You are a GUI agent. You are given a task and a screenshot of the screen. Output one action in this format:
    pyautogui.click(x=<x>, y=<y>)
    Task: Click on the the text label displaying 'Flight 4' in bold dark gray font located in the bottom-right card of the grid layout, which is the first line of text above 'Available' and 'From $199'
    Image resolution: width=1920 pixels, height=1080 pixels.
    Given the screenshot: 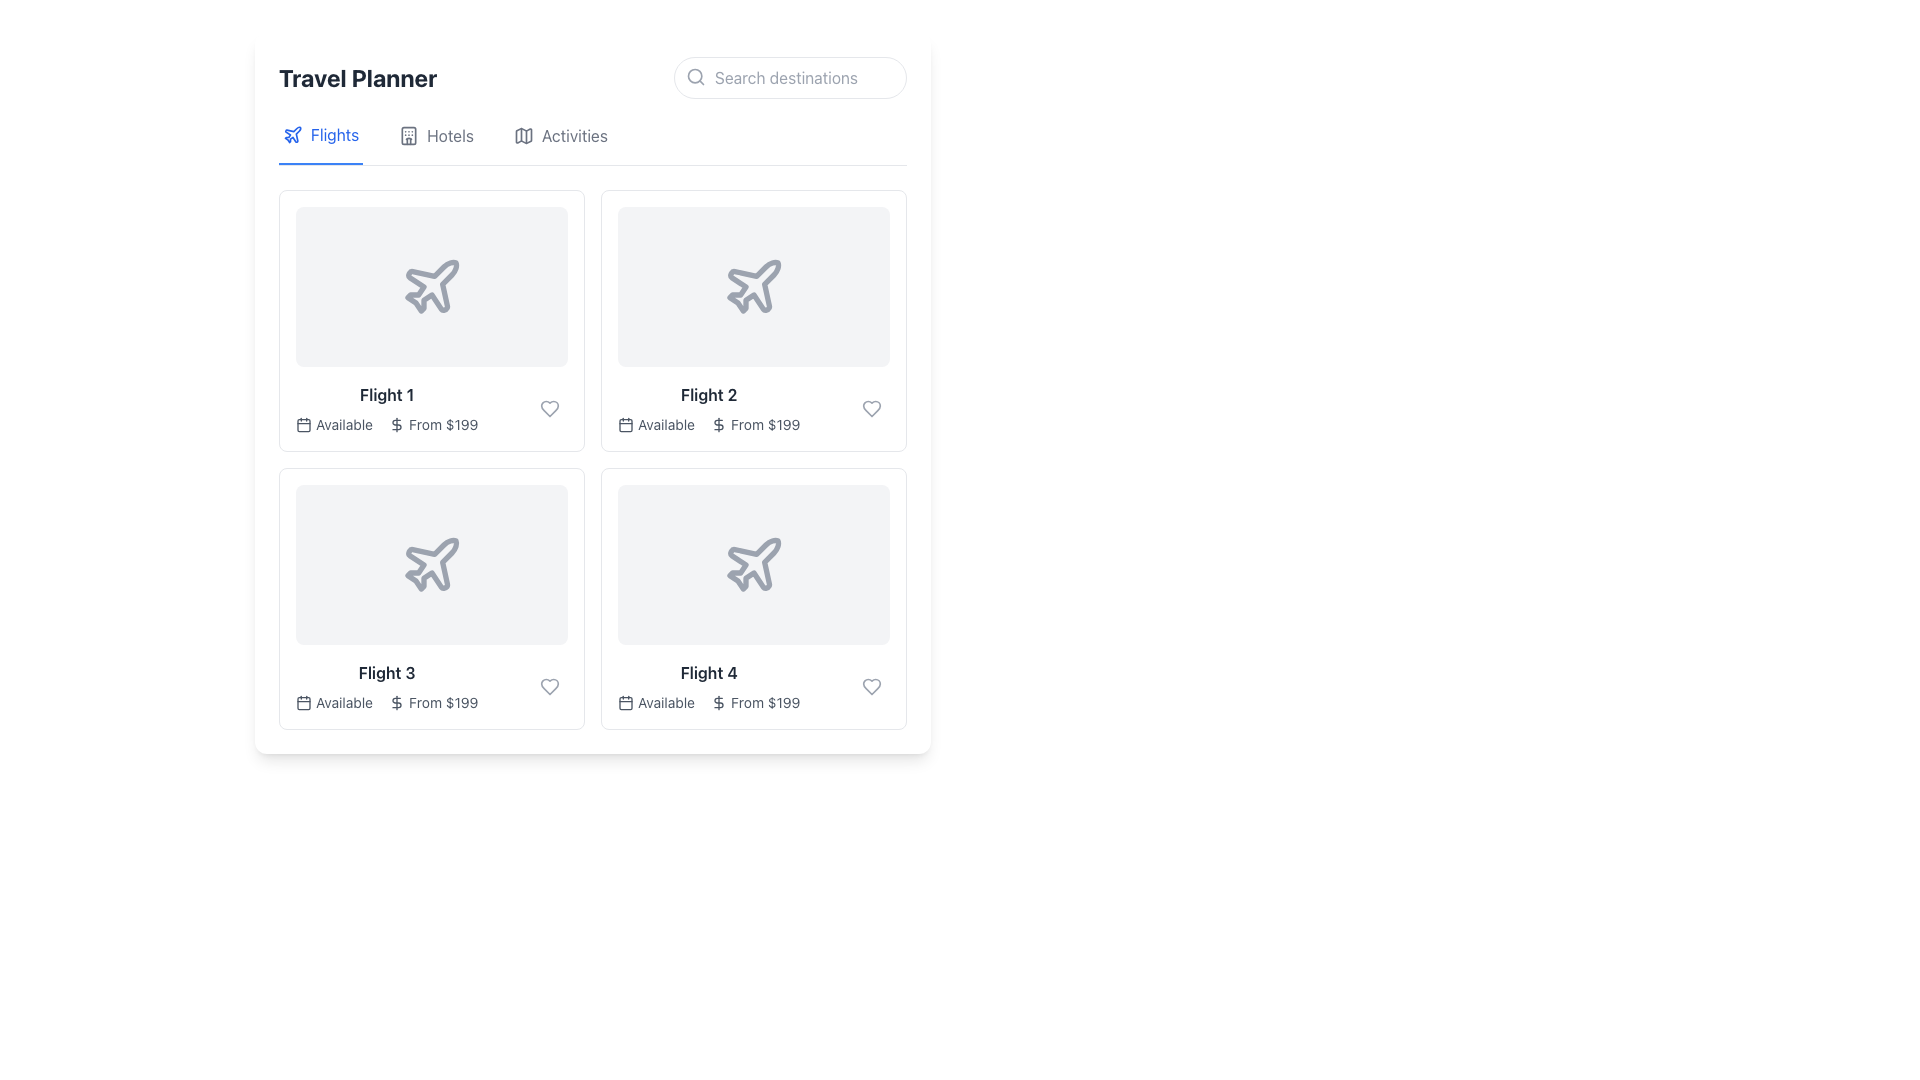 What is the action you would take?
    pyautogui.click(x=709, y=672)
    